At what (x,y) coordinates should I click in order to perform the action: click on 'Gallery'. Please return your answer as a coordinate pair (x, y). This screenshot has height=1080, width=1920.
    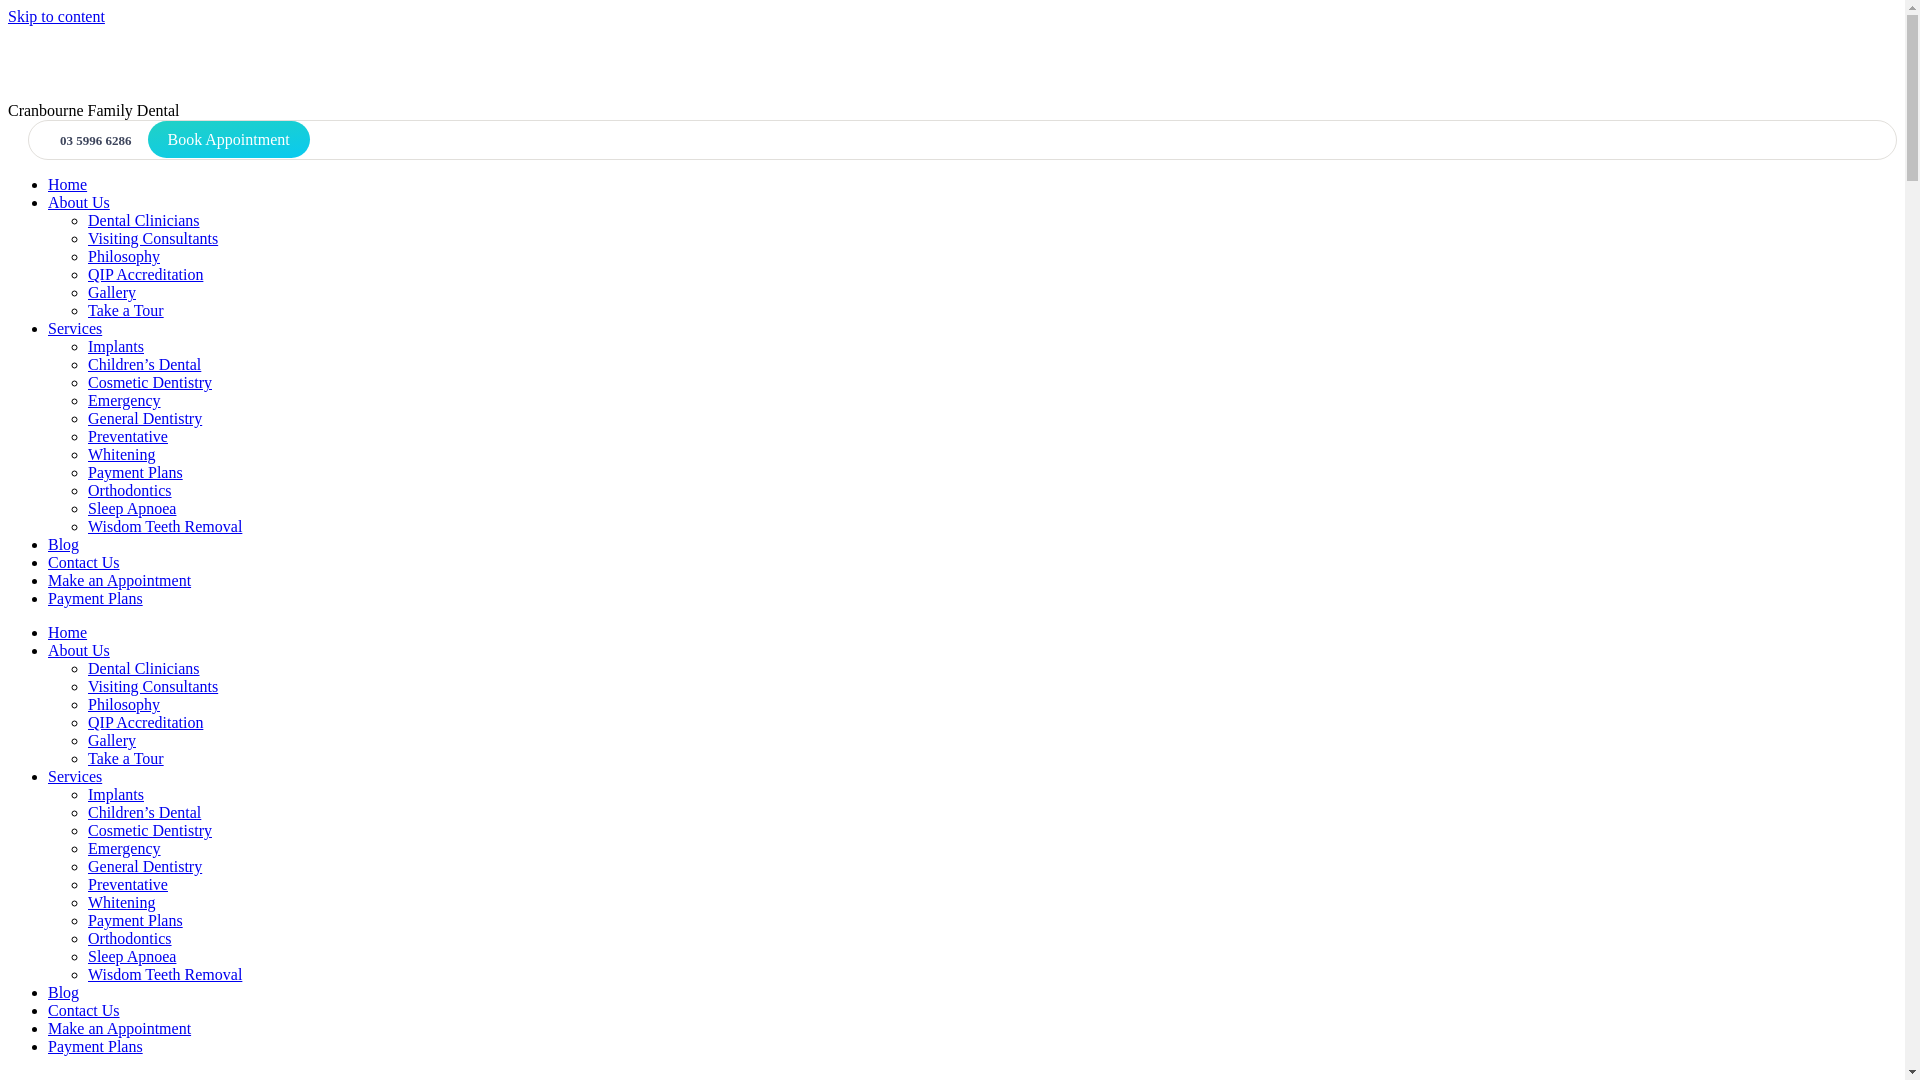
    Looking at the image, I should click on (110, 292).